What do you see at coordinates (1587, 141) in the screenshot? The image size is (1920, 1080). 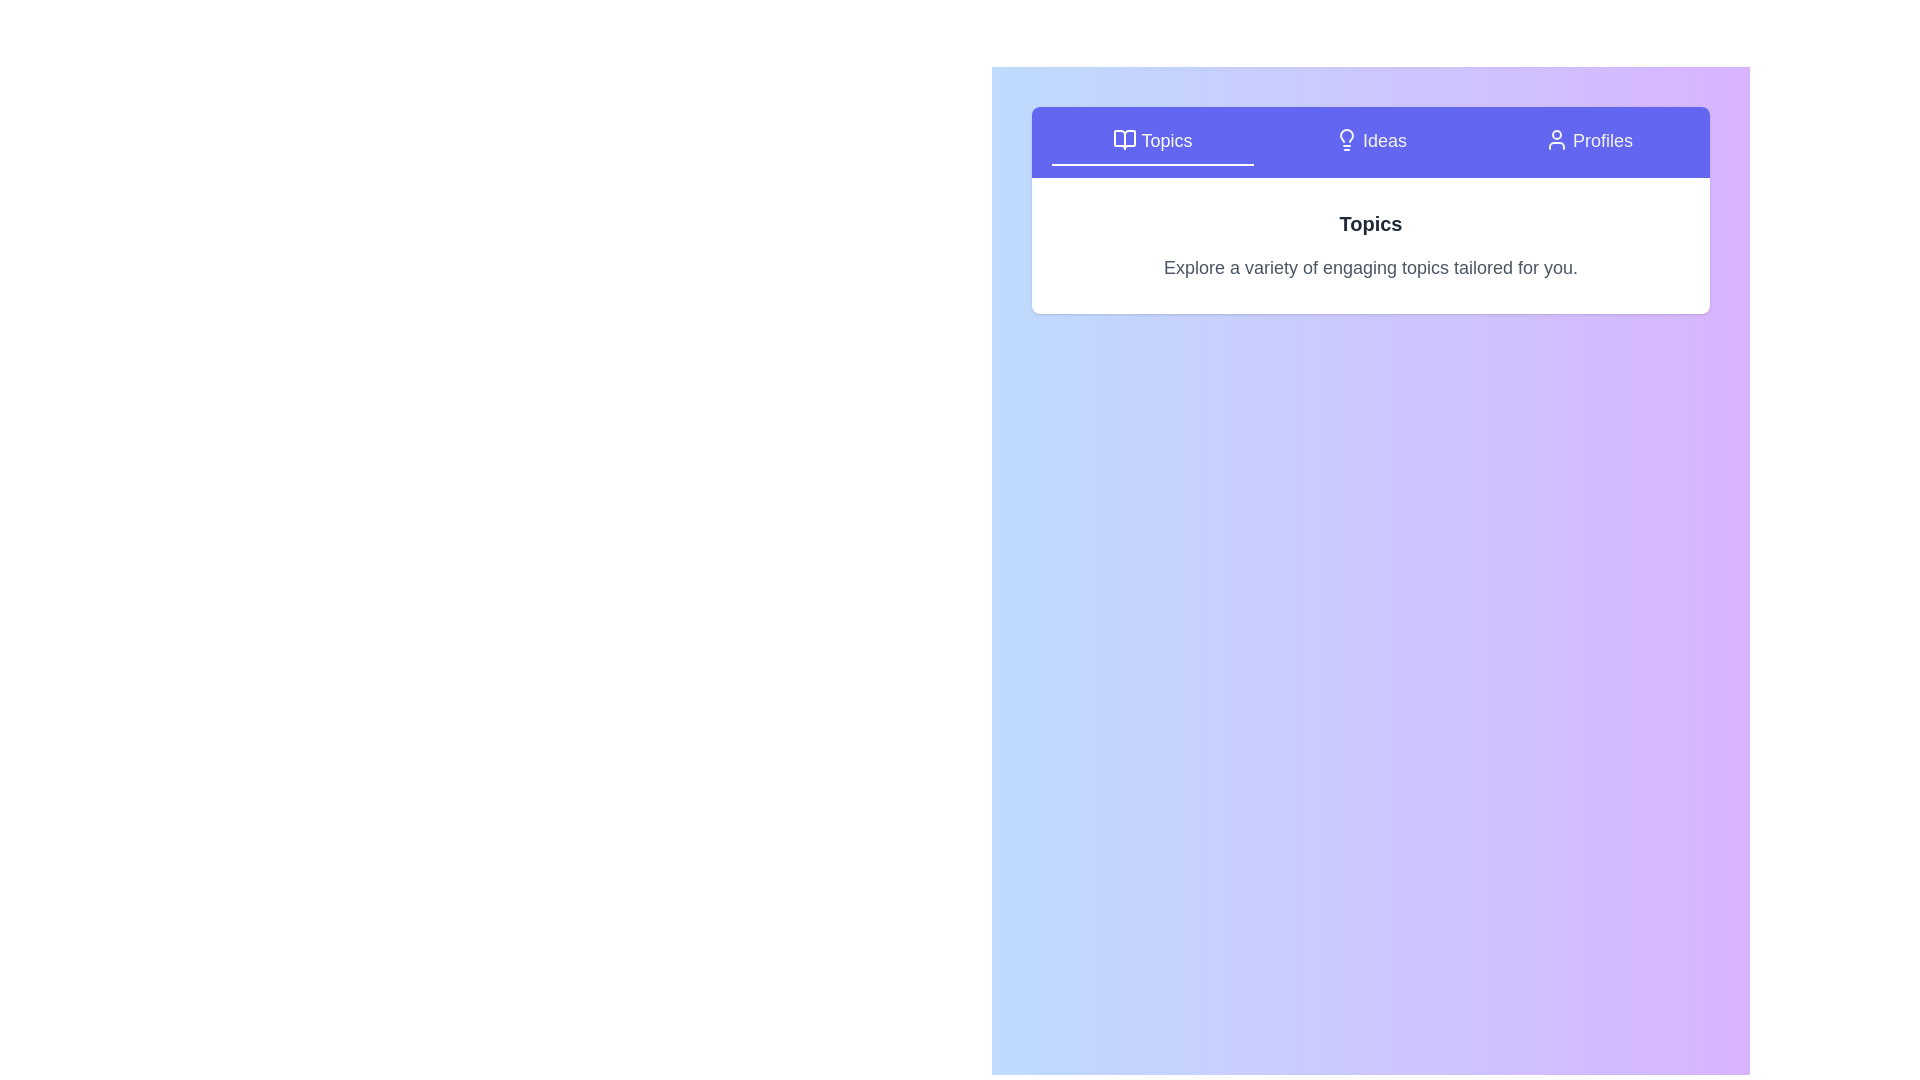 I see `the Profiles tab to inspect its content` at bounding box center [1587, 141].